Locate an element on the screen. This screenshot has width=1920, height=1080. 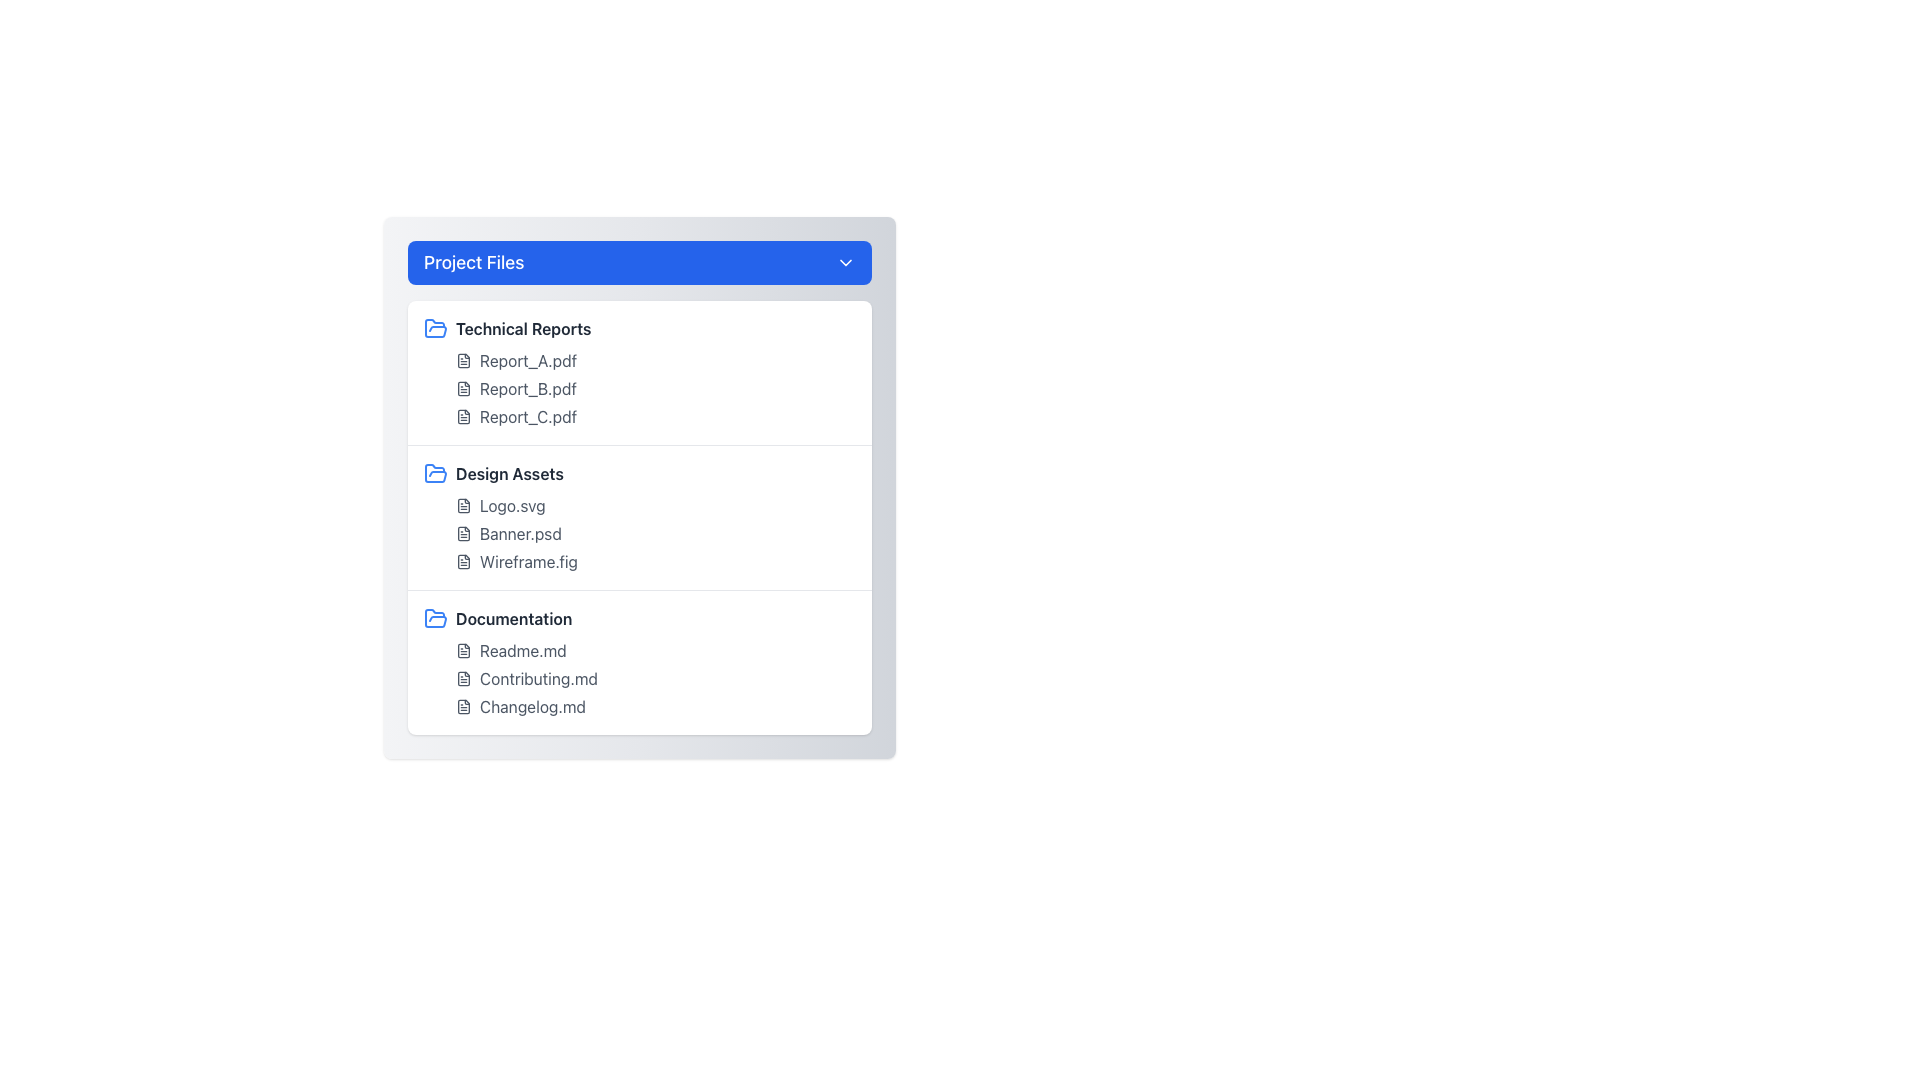
the open folder icon located beside the text label 'Design Assets' in the file explorer interface is located at coordinates (435, 473).